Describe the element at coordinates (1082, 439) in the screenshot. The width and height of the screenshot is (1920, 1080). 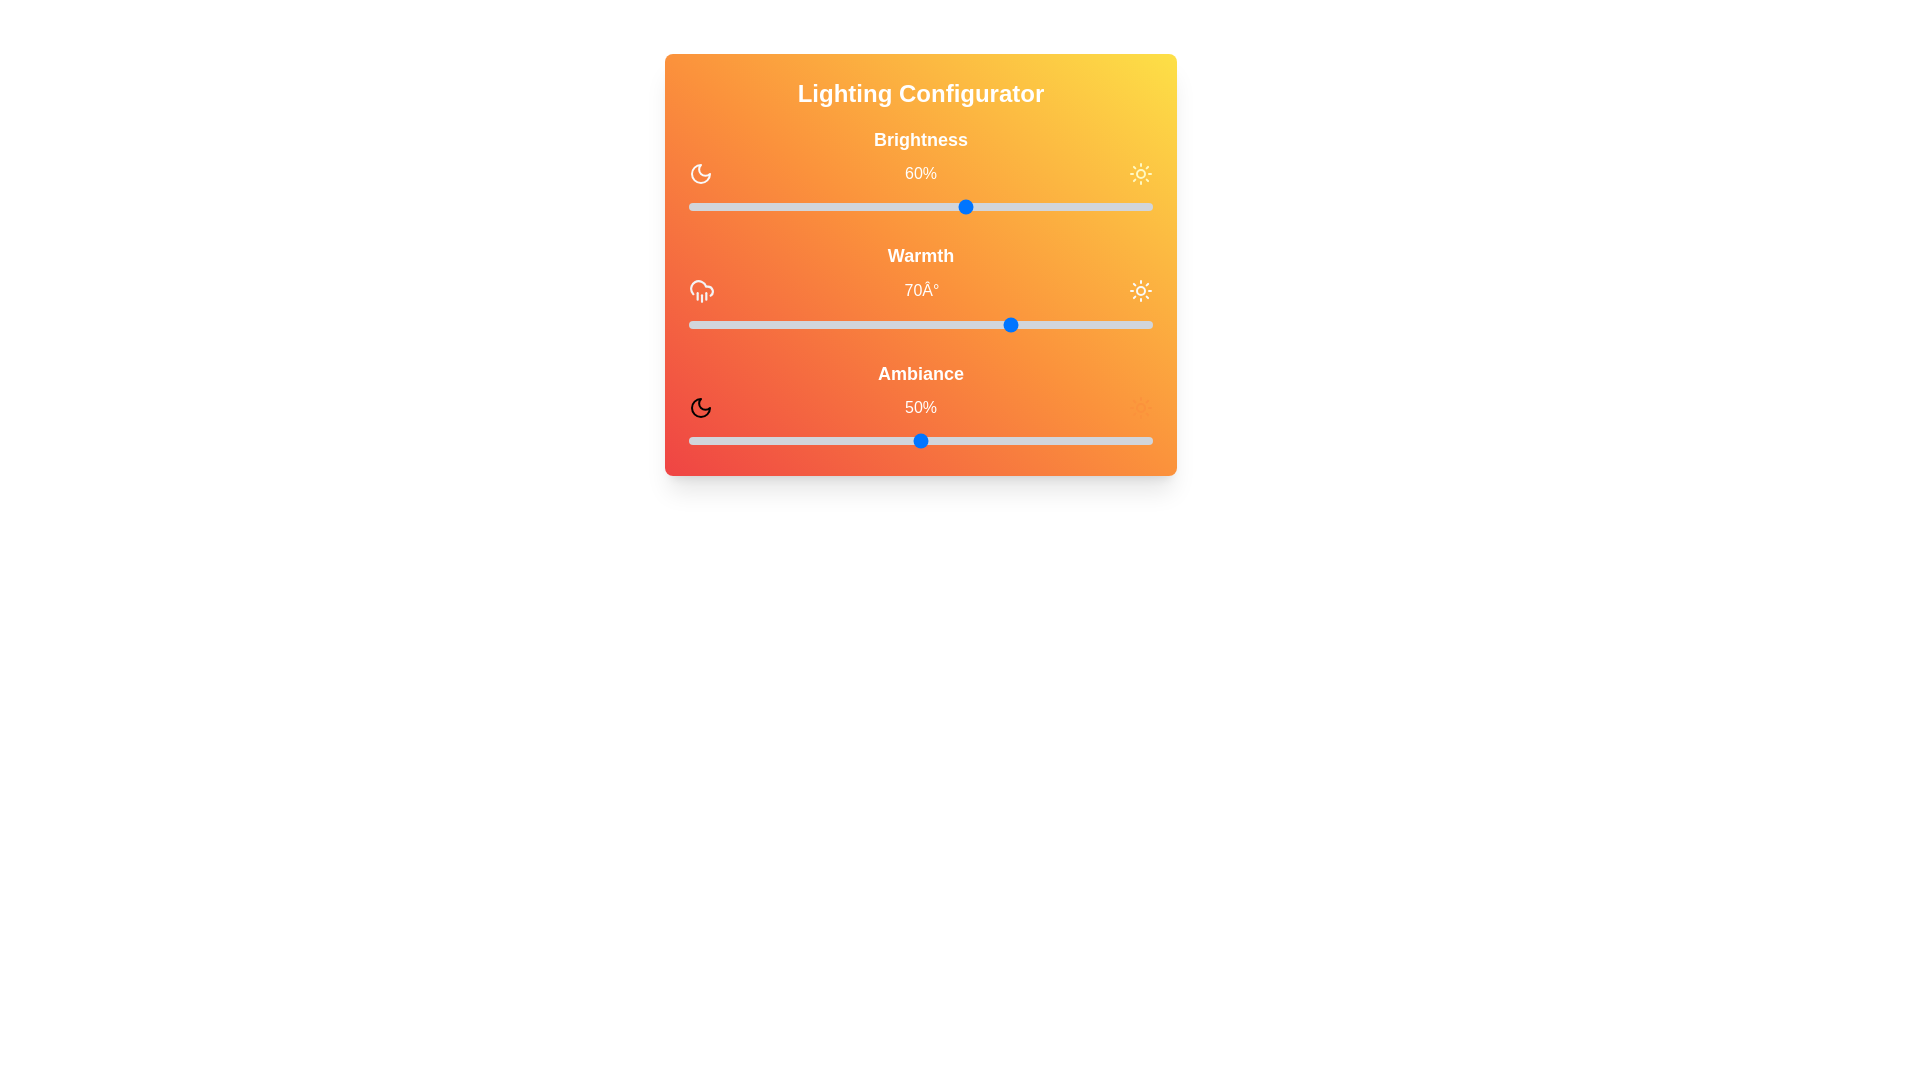
I see `the ambiance slider to 85%` at that location.